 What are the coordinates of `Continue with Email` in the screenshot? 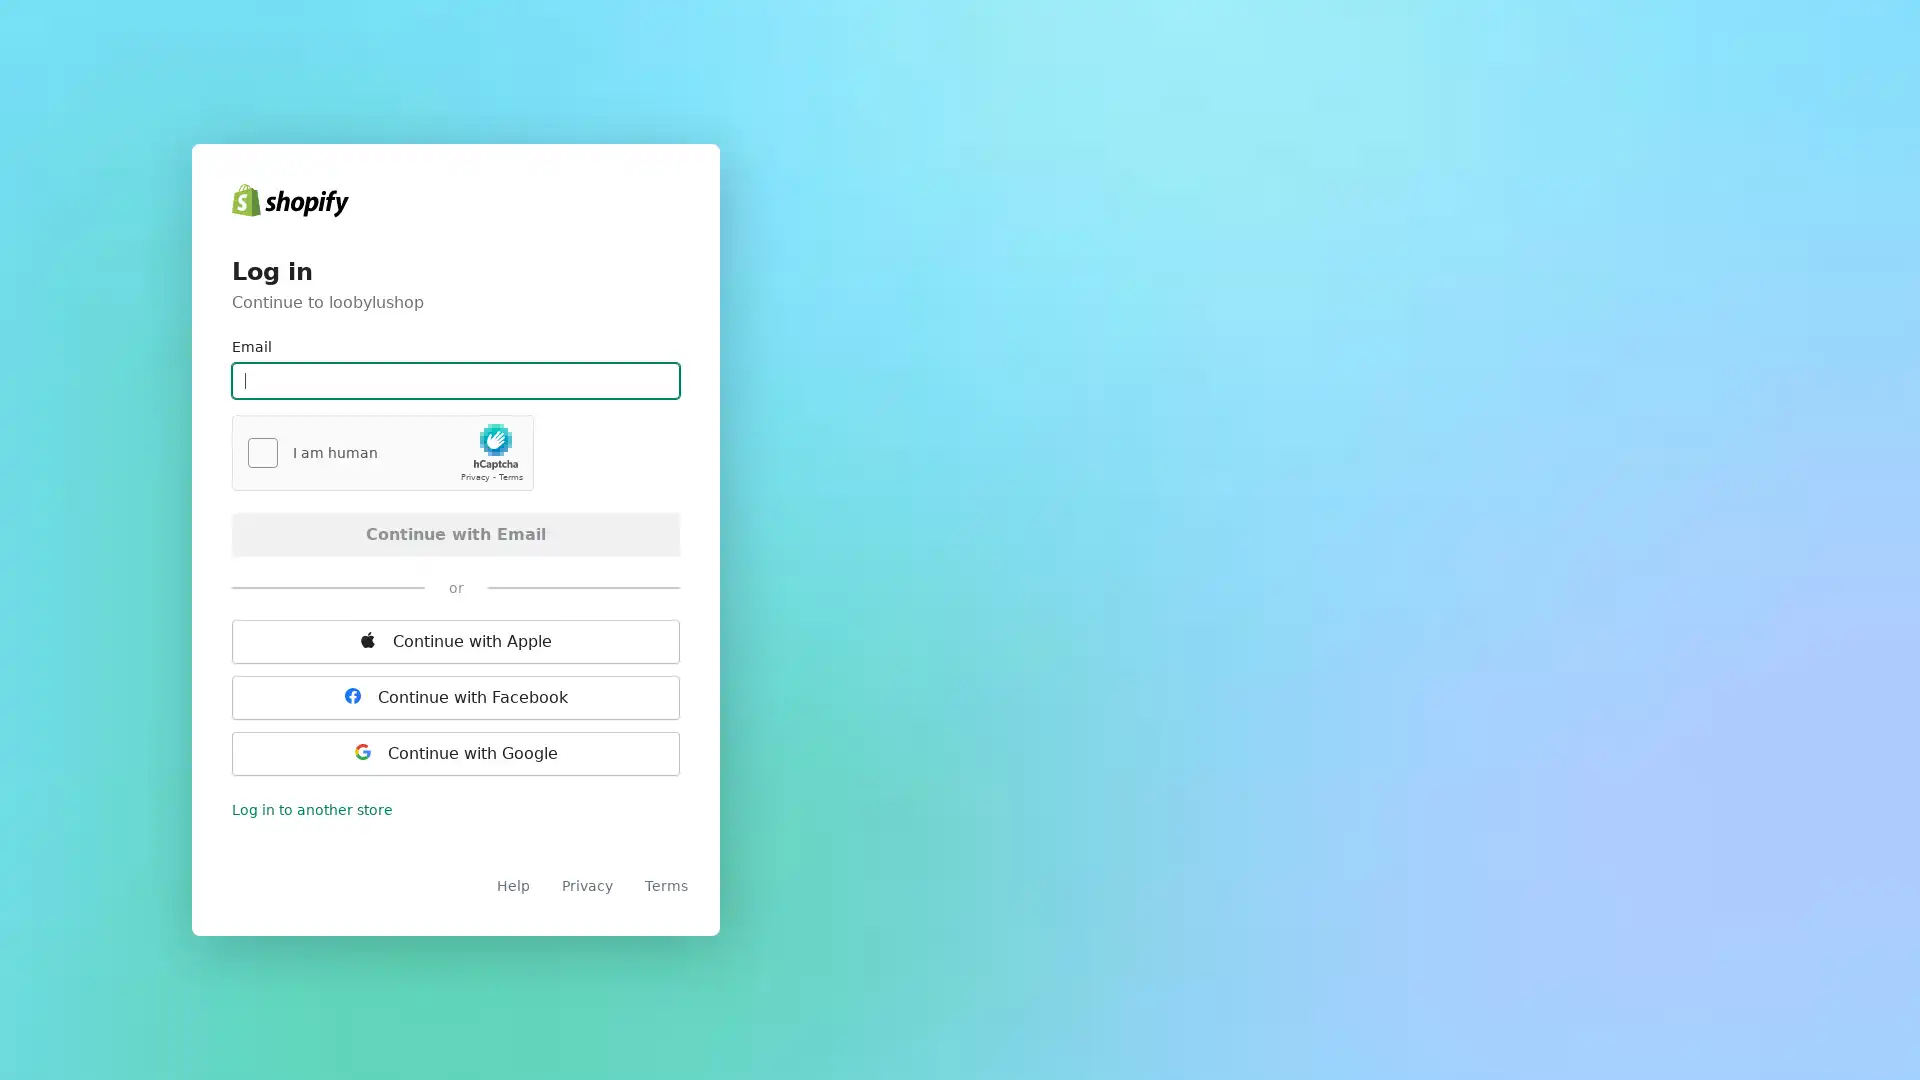 It's located at (455, 532).